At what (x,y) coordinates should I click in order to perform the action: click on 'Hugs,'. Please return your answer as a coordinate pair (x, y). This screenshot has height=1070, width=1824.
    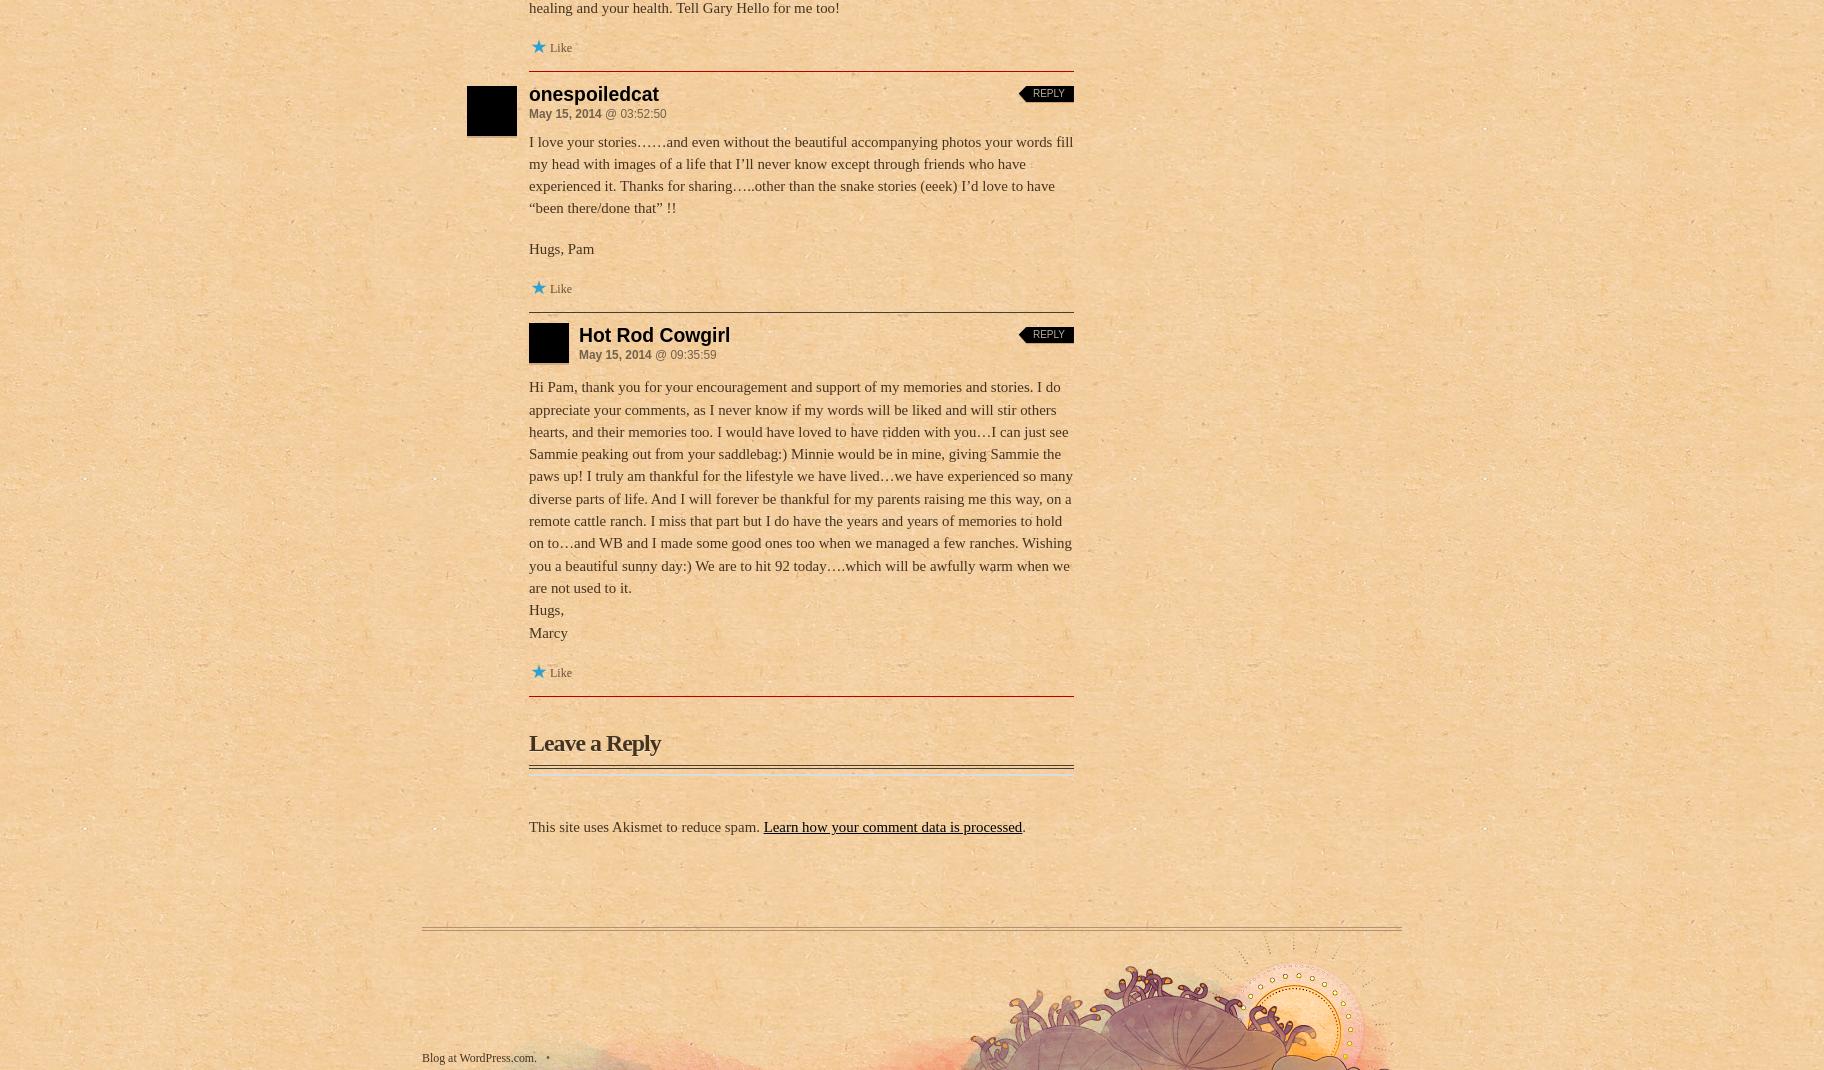
    Looking at the image, I should click on (545, 609).